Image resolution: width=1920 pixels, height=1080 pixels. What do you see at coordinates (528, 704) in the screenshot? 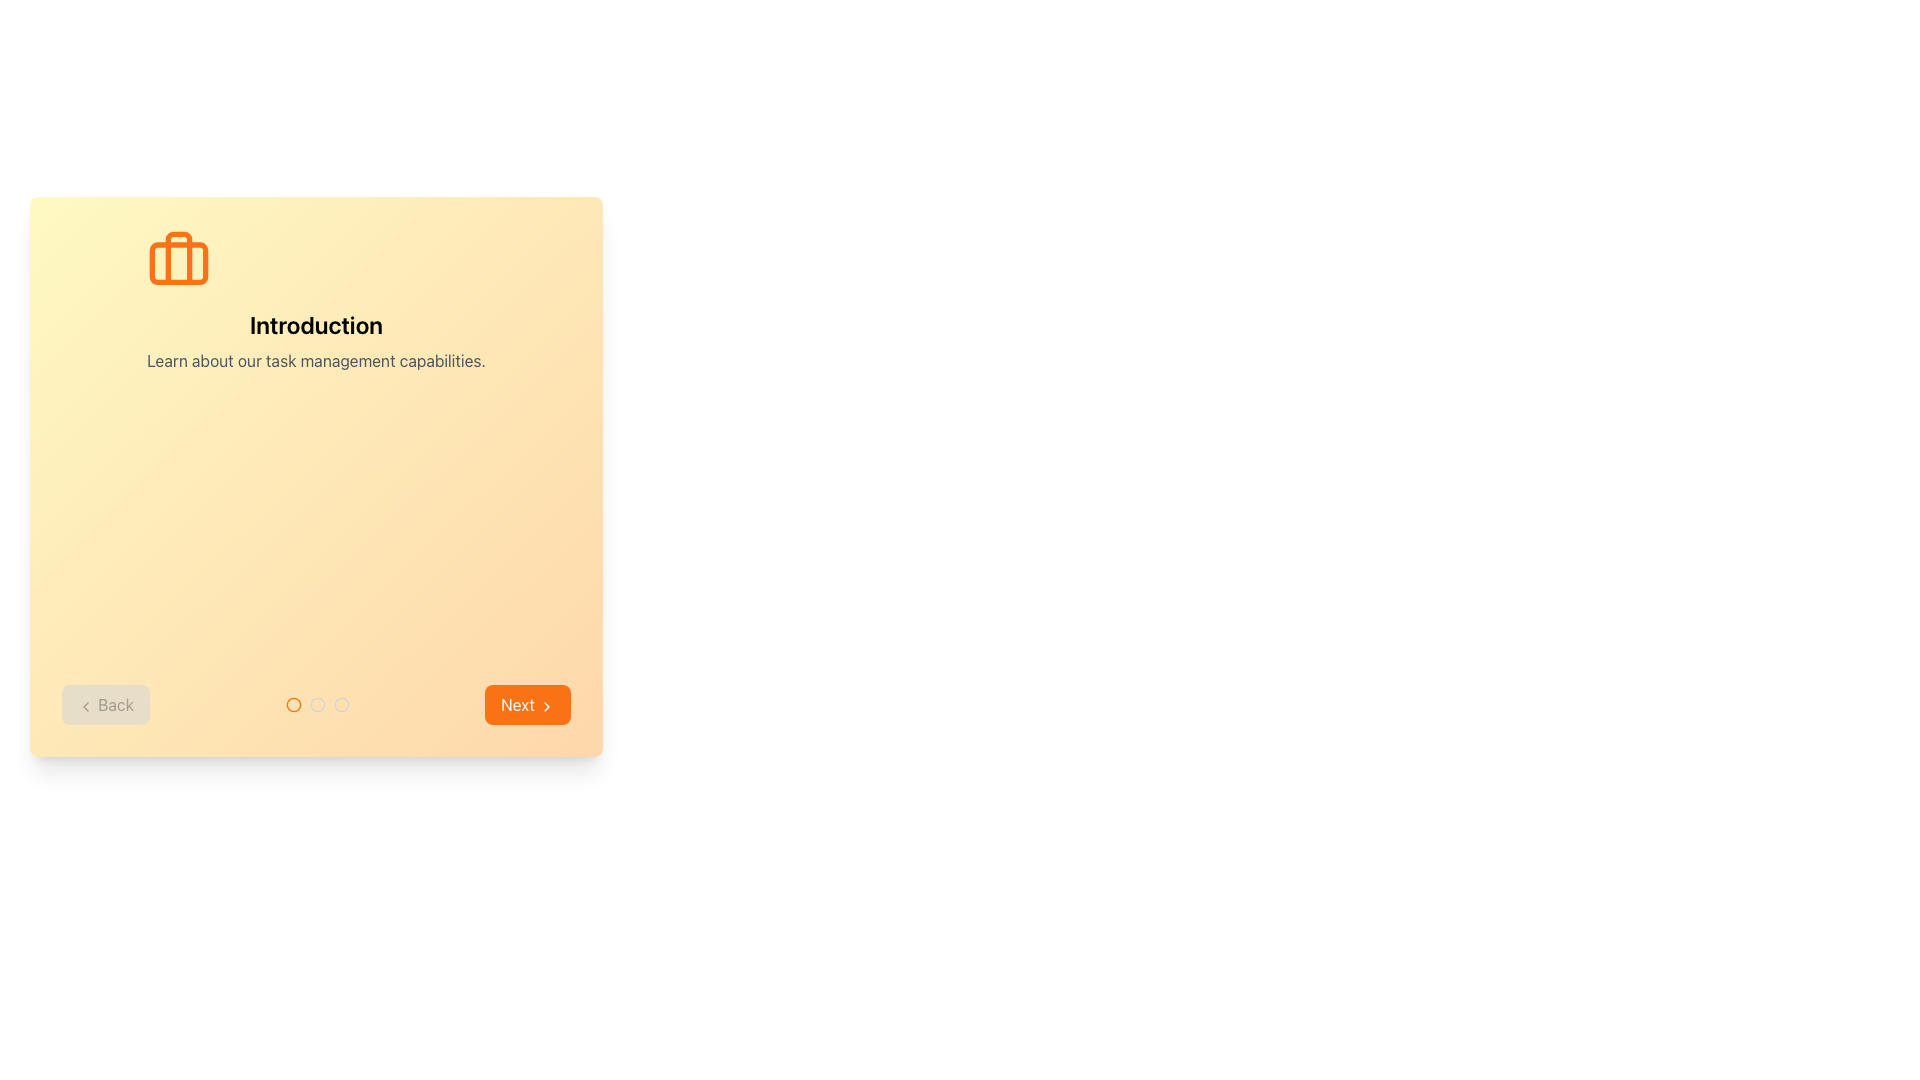
I see `the second navigation button positioned on the far right of the layout` at bounding box center [528, 704].